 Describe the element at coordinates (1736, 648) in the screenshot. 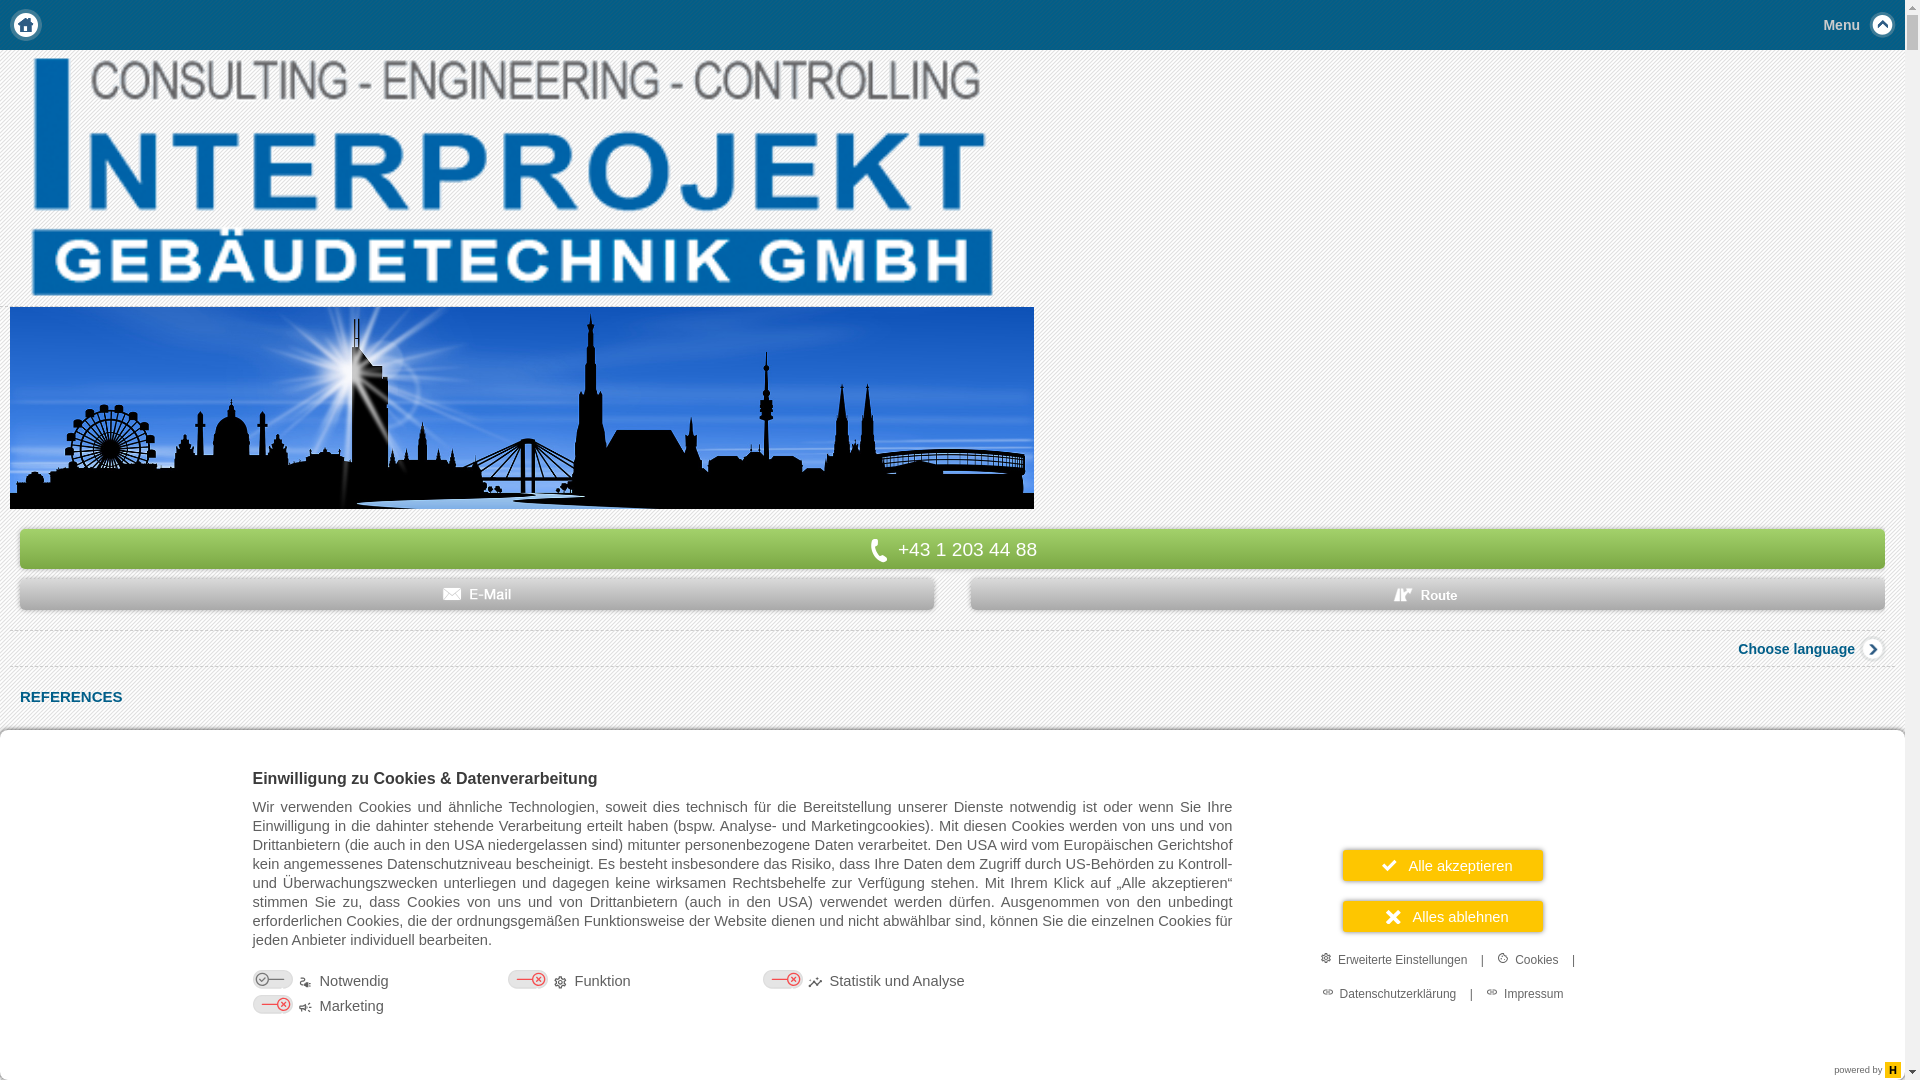

I see `'Choose language'` at that location.